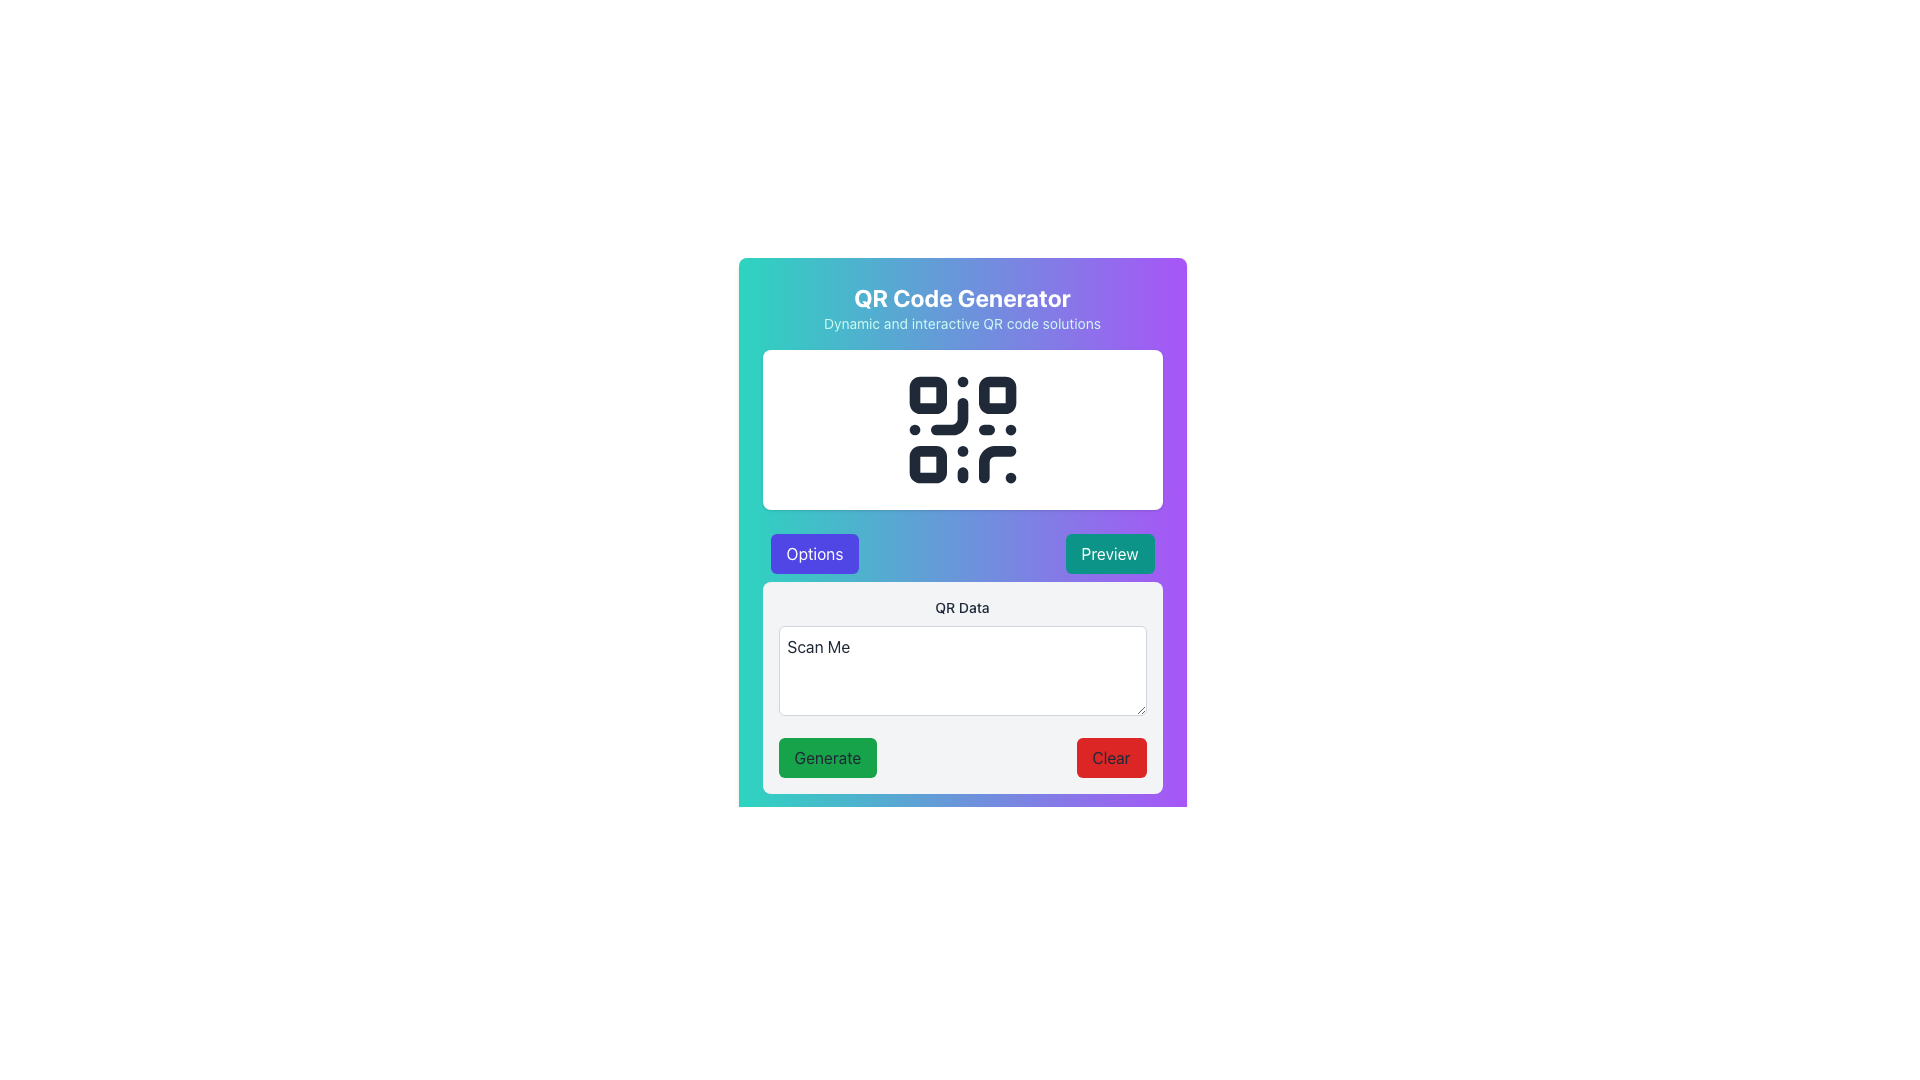 The height and width of the screenshot is (1080, 1920). I want to click on the bold, large-sized heading text 'QR Code Generator' which is positioned at the top center of the layout, indicating its importance as a header, so click(962, 297).